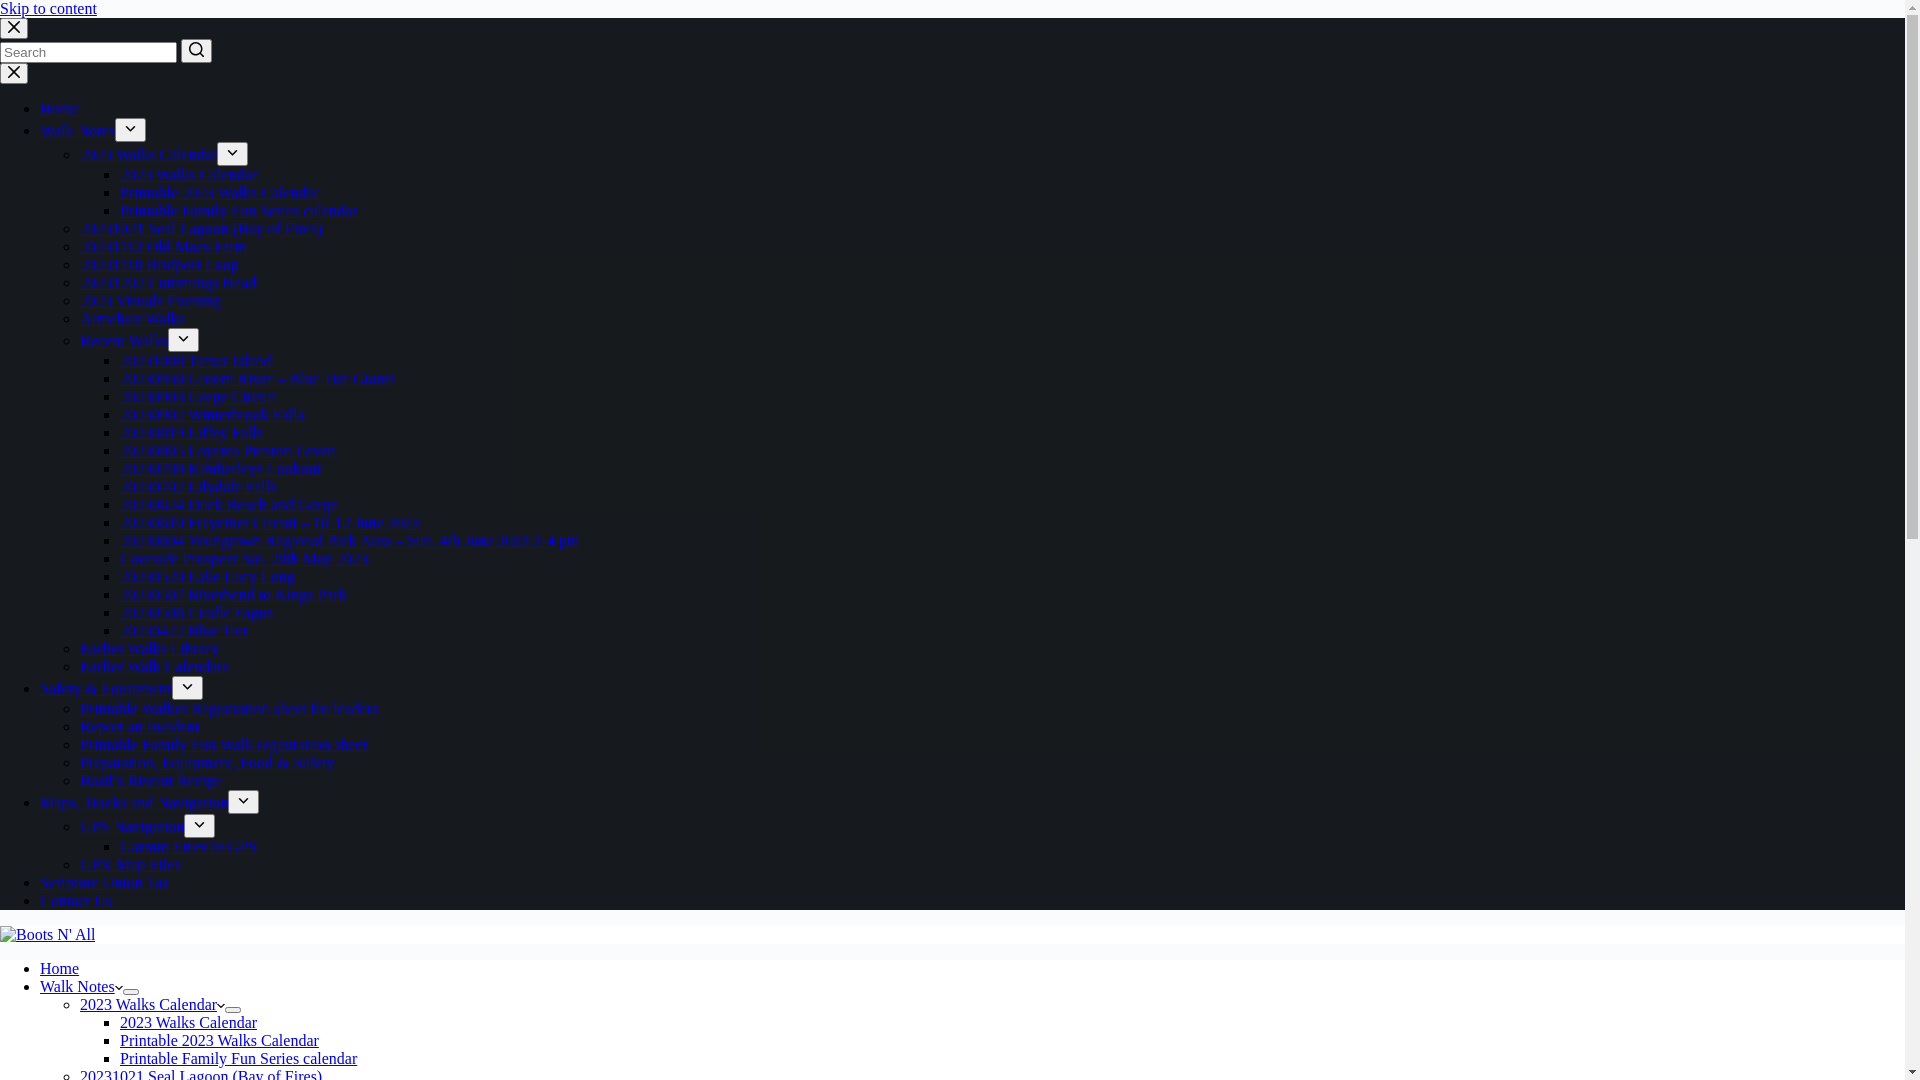 This screenshot has width=1920, height=1080. I want to click on 'GPS Navigation', so click(80, 826).